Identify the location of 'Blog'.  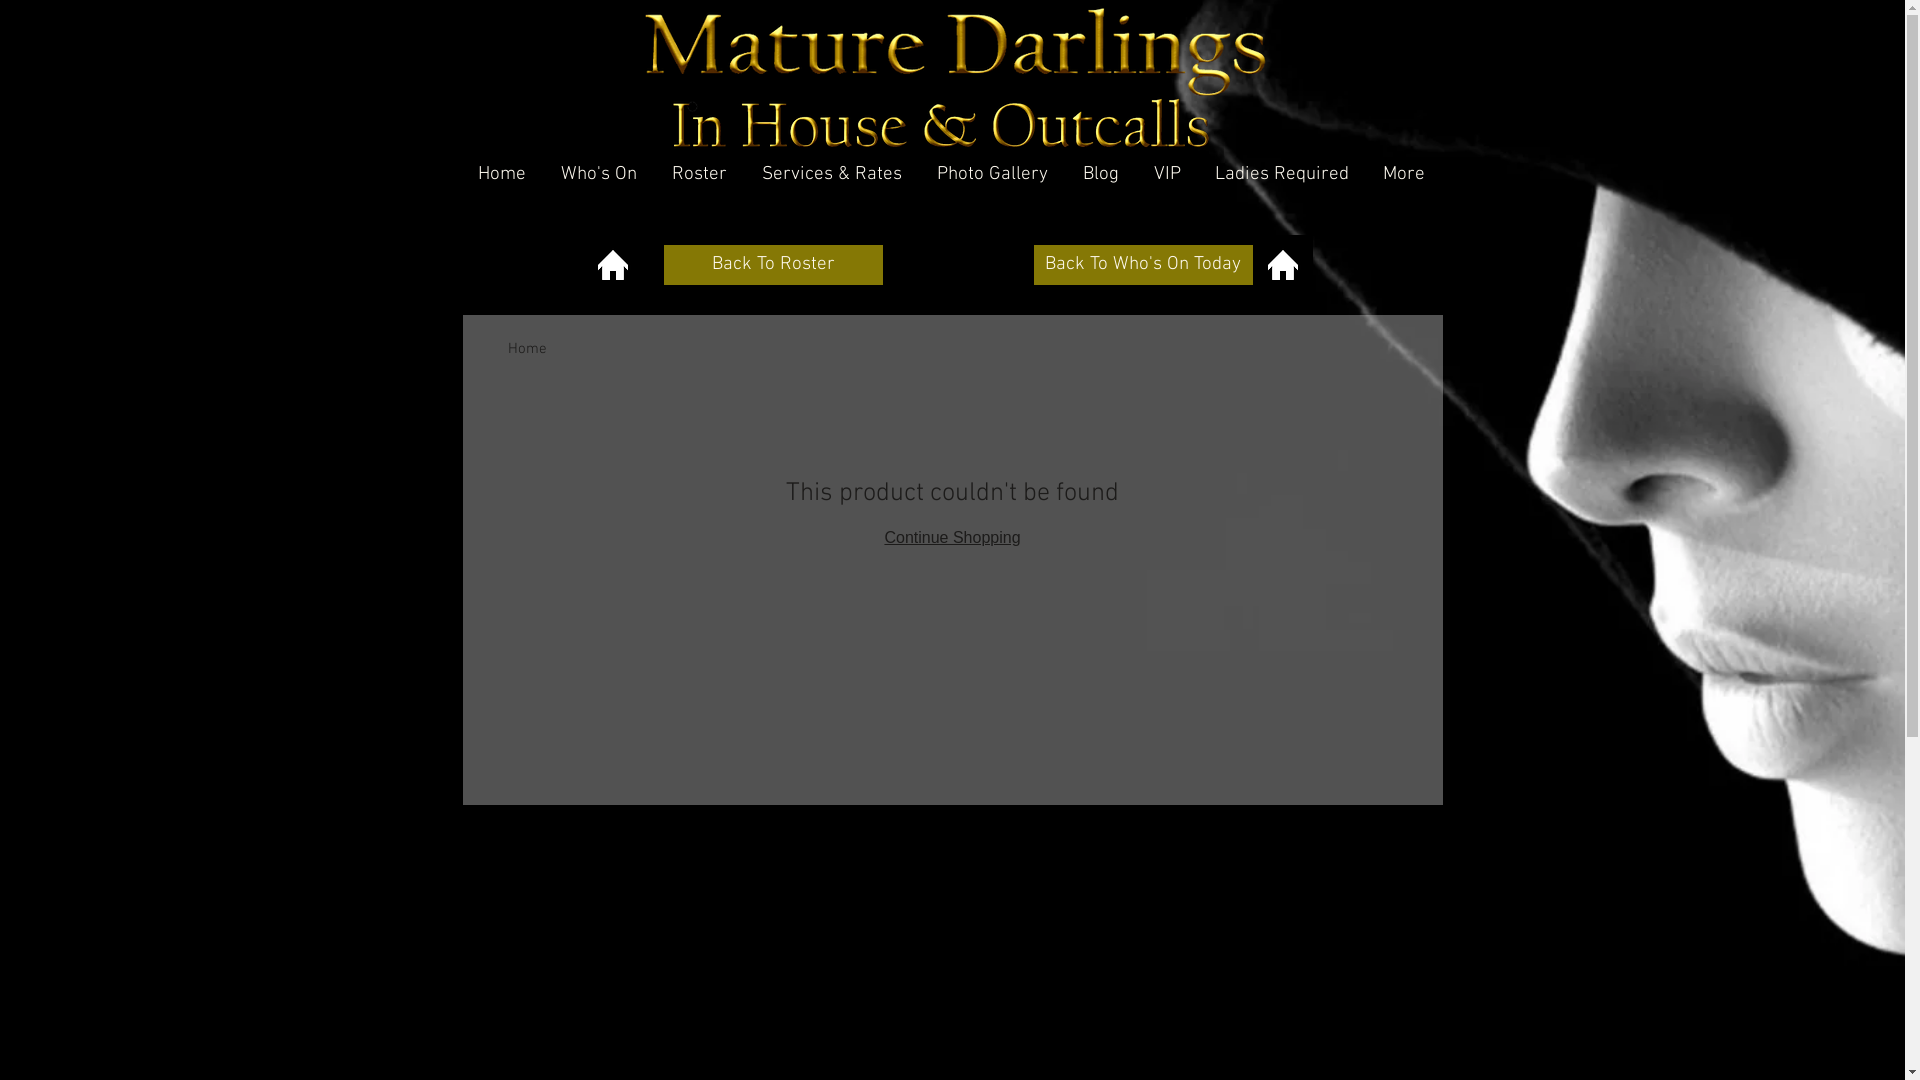
(1100, 173).